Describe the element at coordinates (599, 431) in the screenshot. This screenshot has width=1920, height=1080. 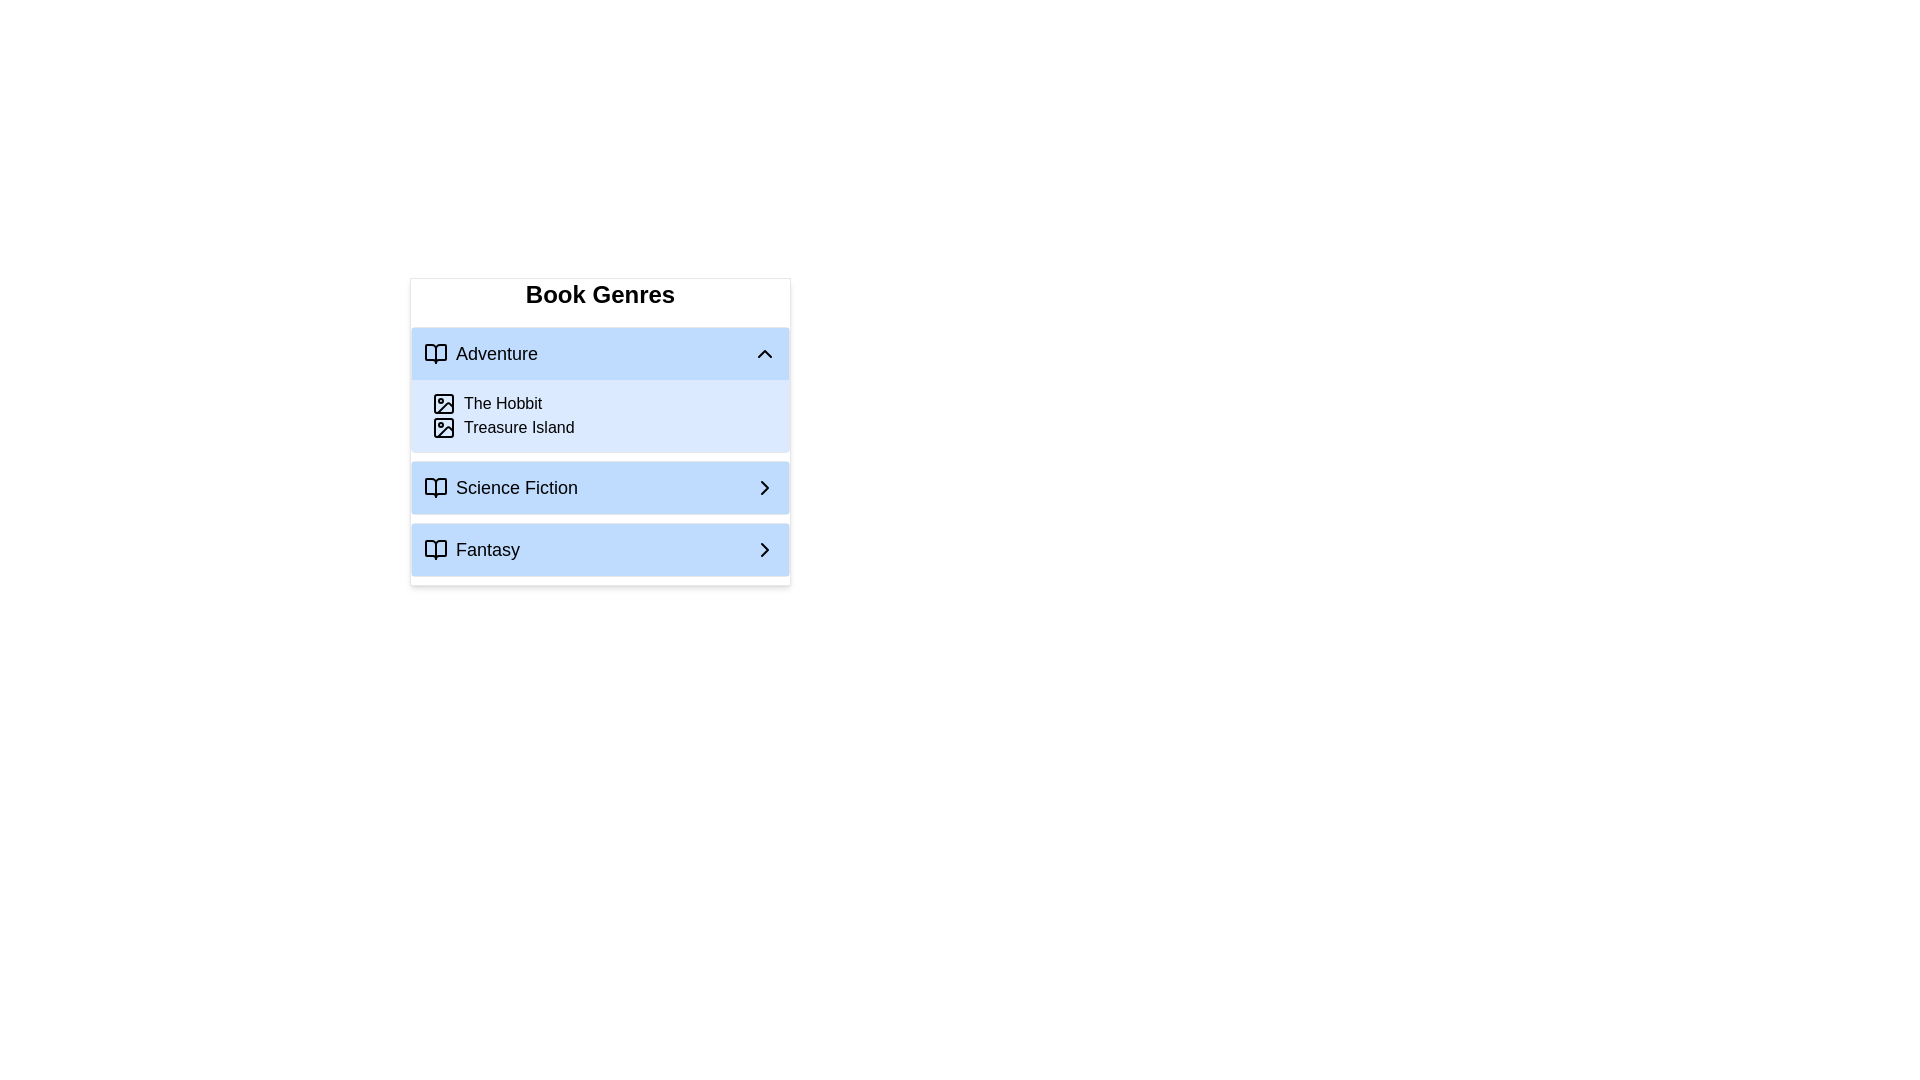
I see `the book title within the 'Book Genres' menu` at that location.